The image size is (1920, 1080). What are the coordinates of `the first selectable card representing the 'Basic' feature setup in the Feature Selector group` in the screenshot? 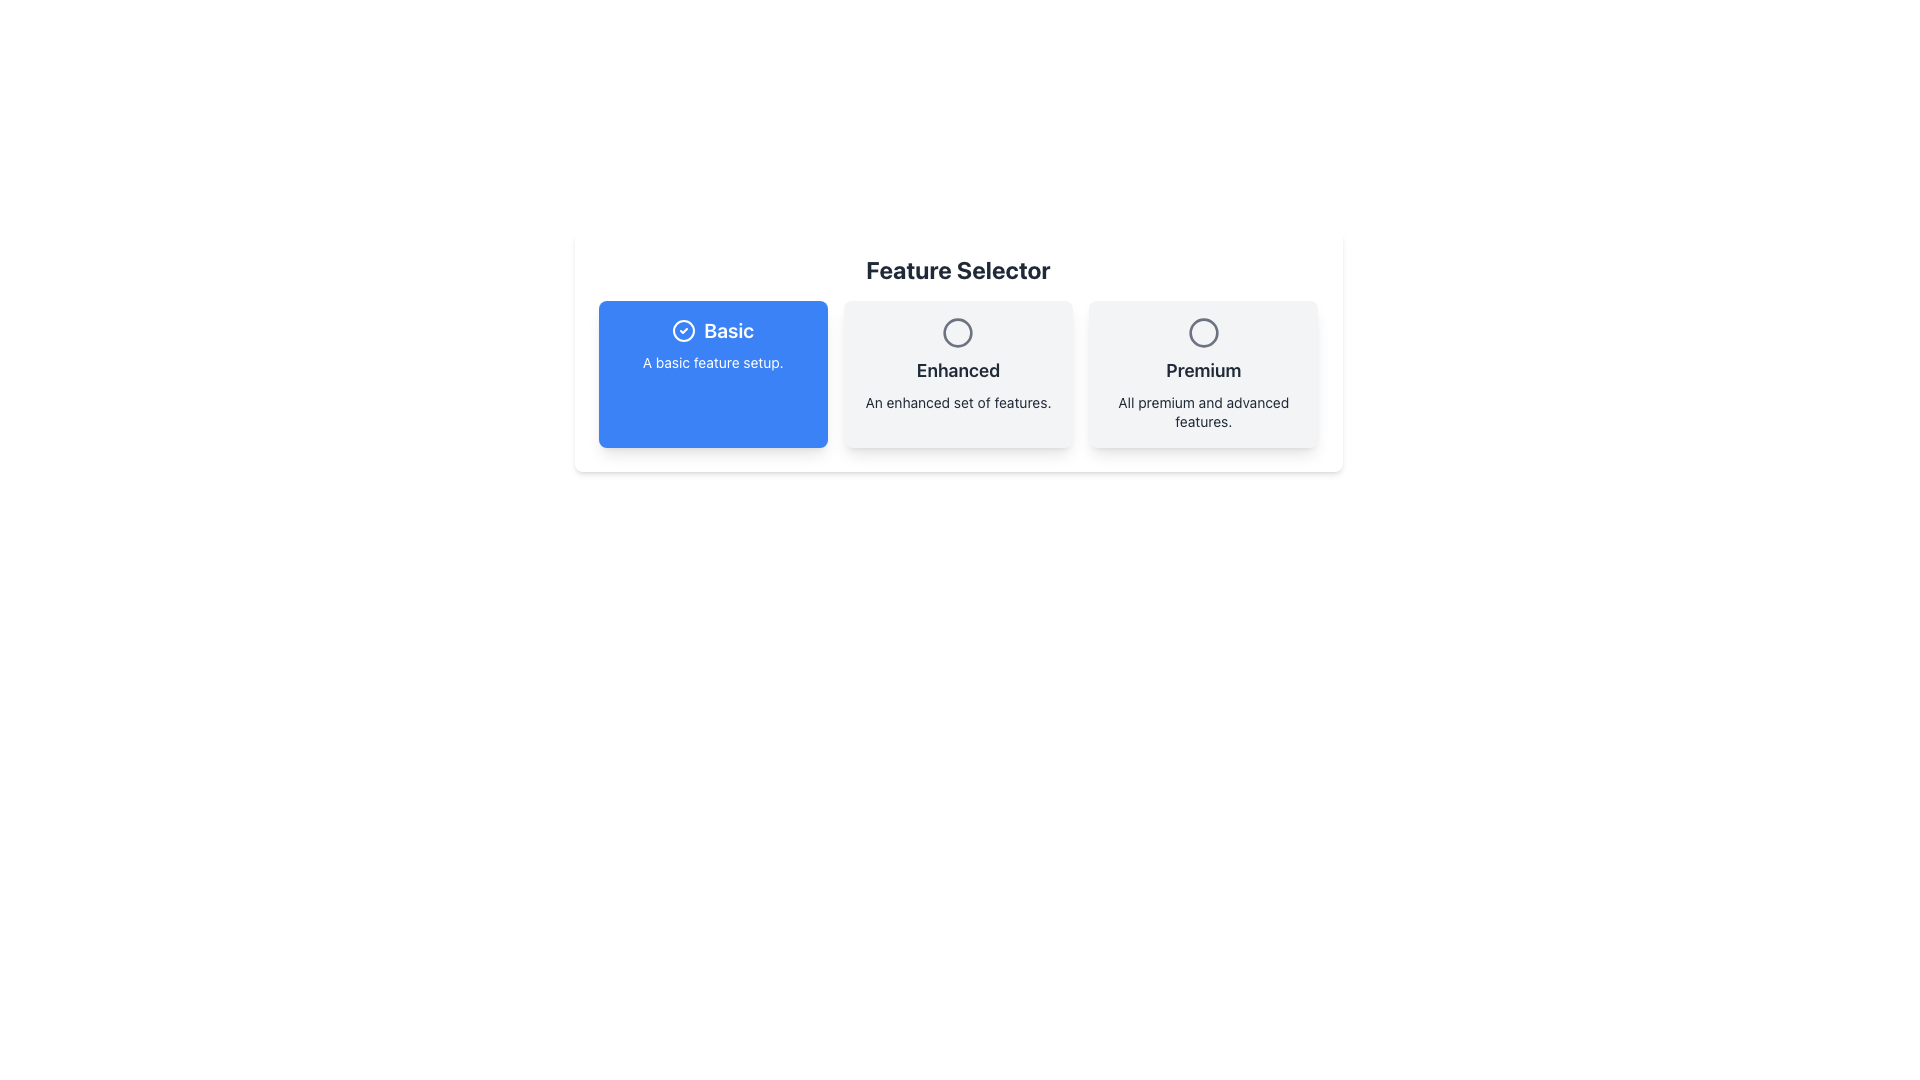 It's located at (713, 374).